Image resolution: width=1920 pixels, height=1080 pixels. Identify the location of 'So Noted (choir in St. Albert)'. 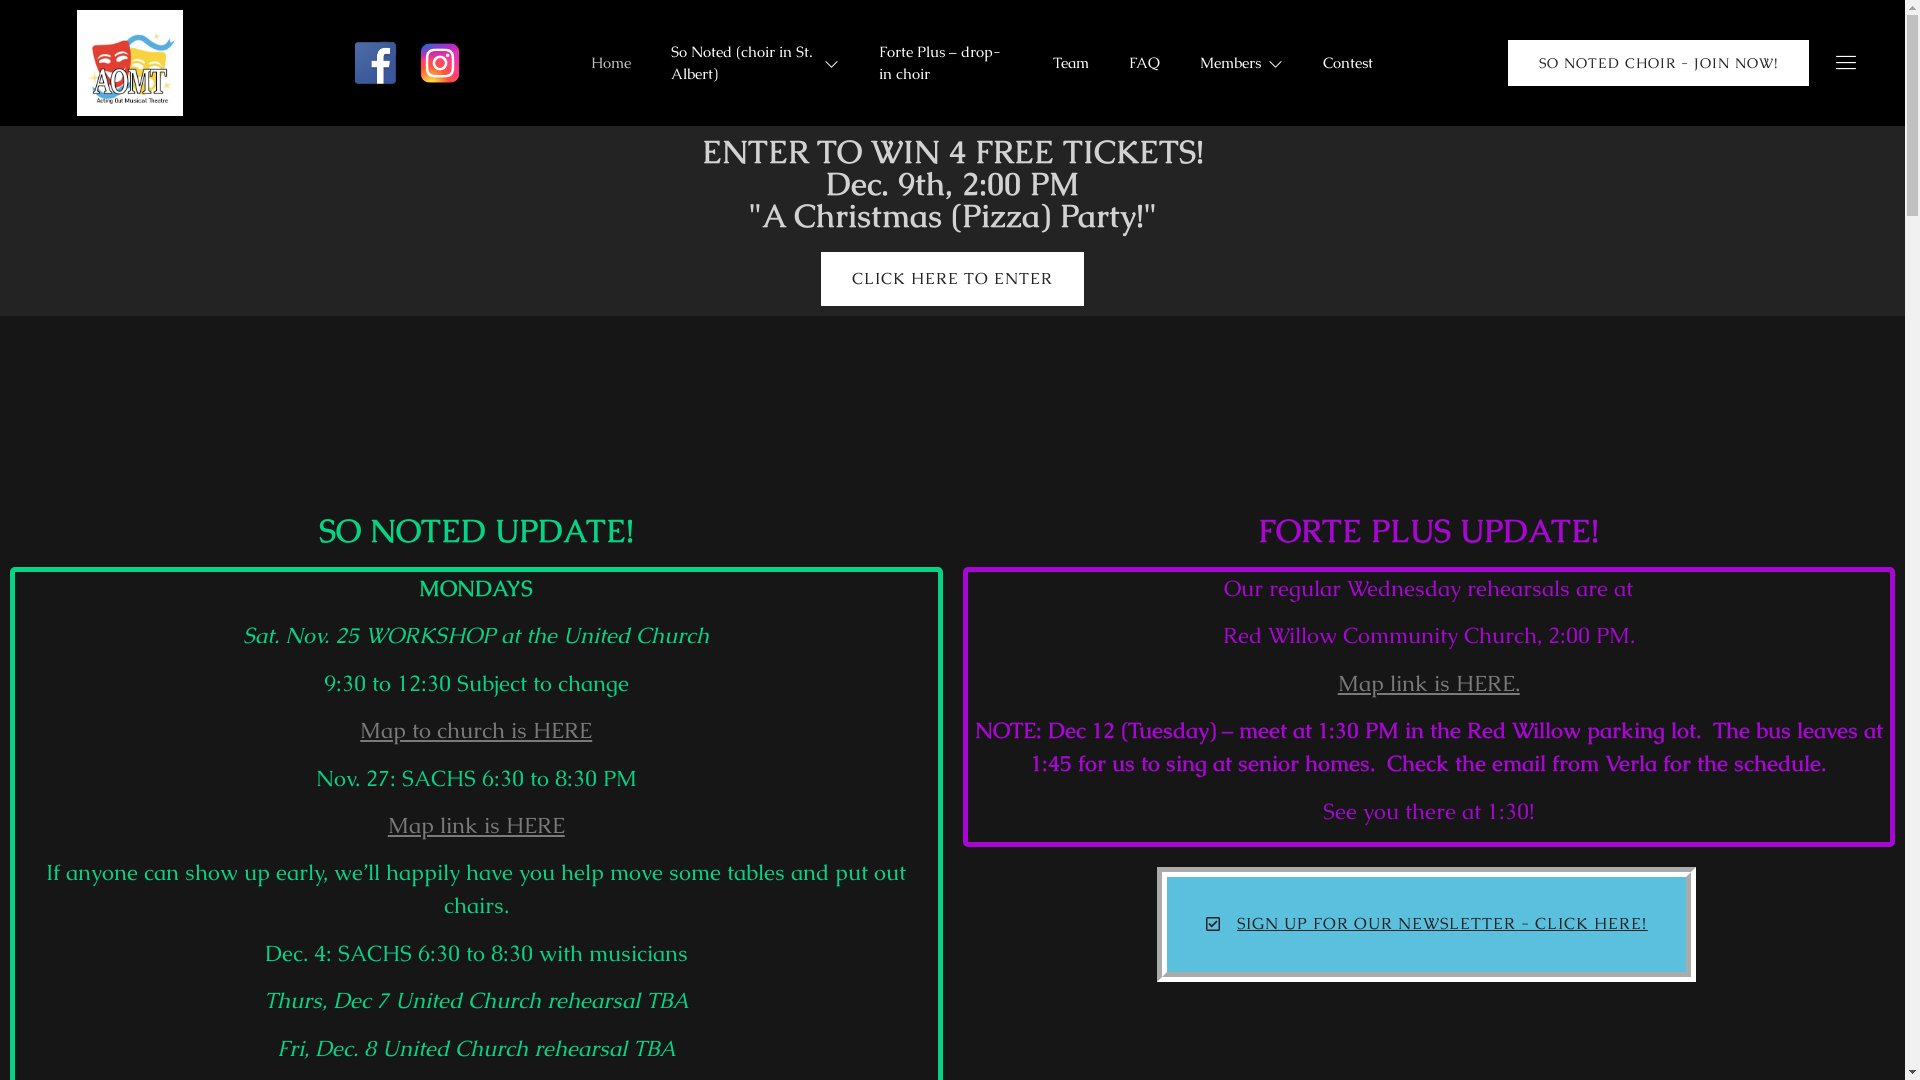
(753, 61).